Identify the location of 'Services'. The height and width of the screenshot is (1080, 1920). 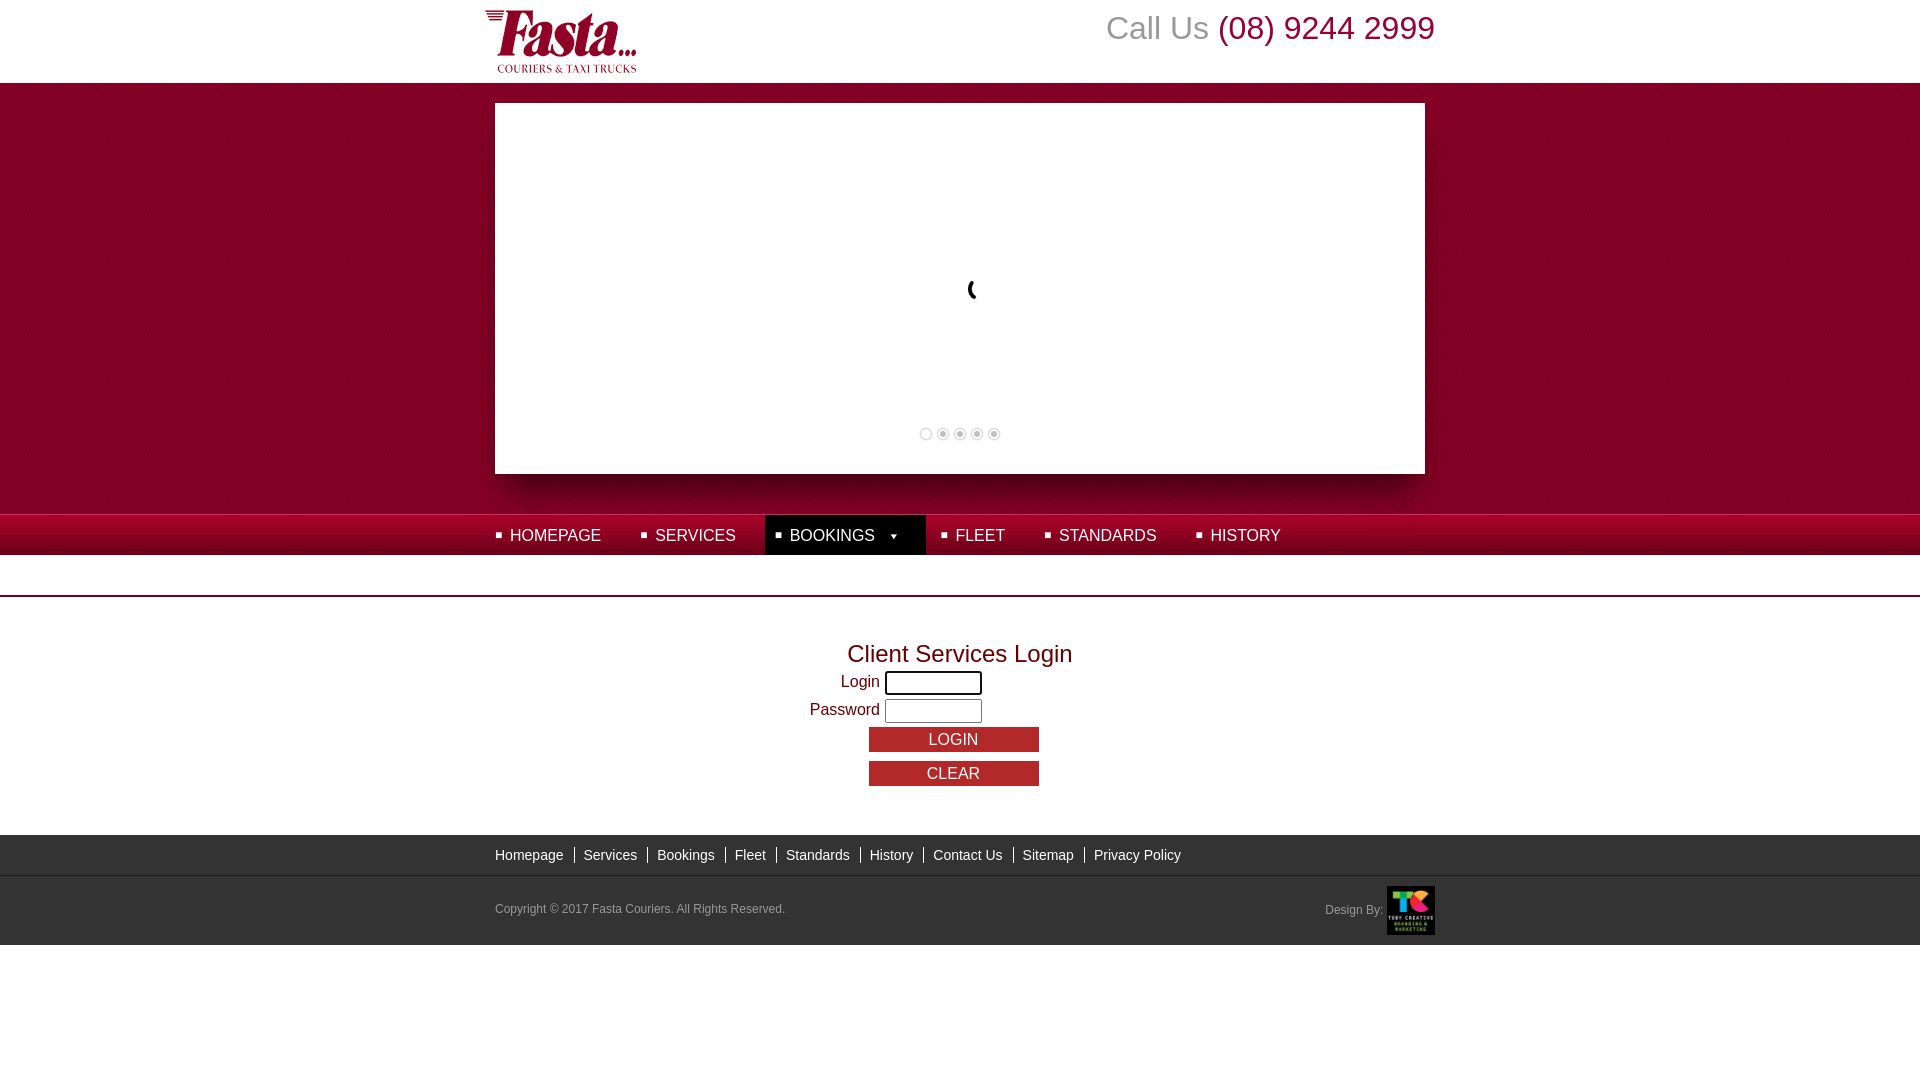
(609, 855).